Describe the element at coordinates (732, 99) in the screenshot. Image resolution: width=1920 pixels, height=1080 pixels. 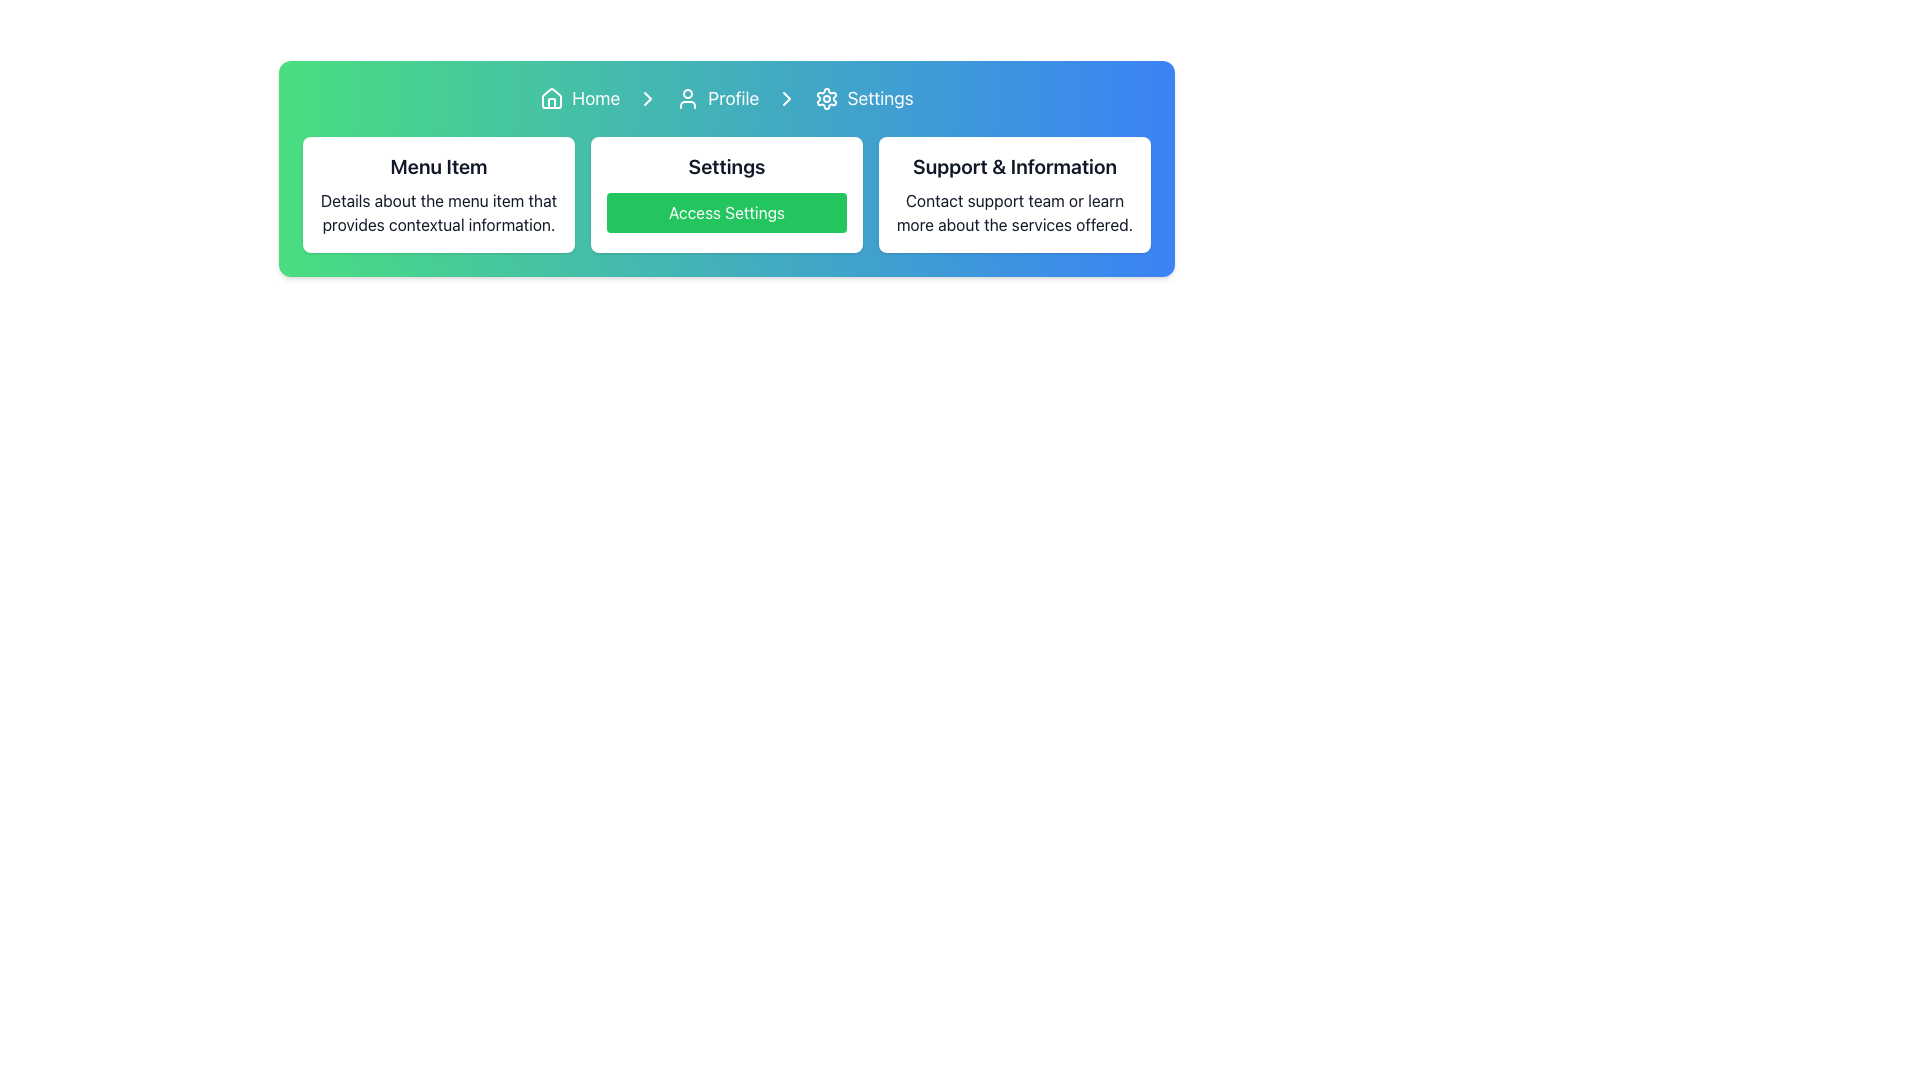
I see `the 'Profile' static text label in the top navigation bar, which is styled in white on a blue-green gradient background and positioned next to the user profile icon` at that location.